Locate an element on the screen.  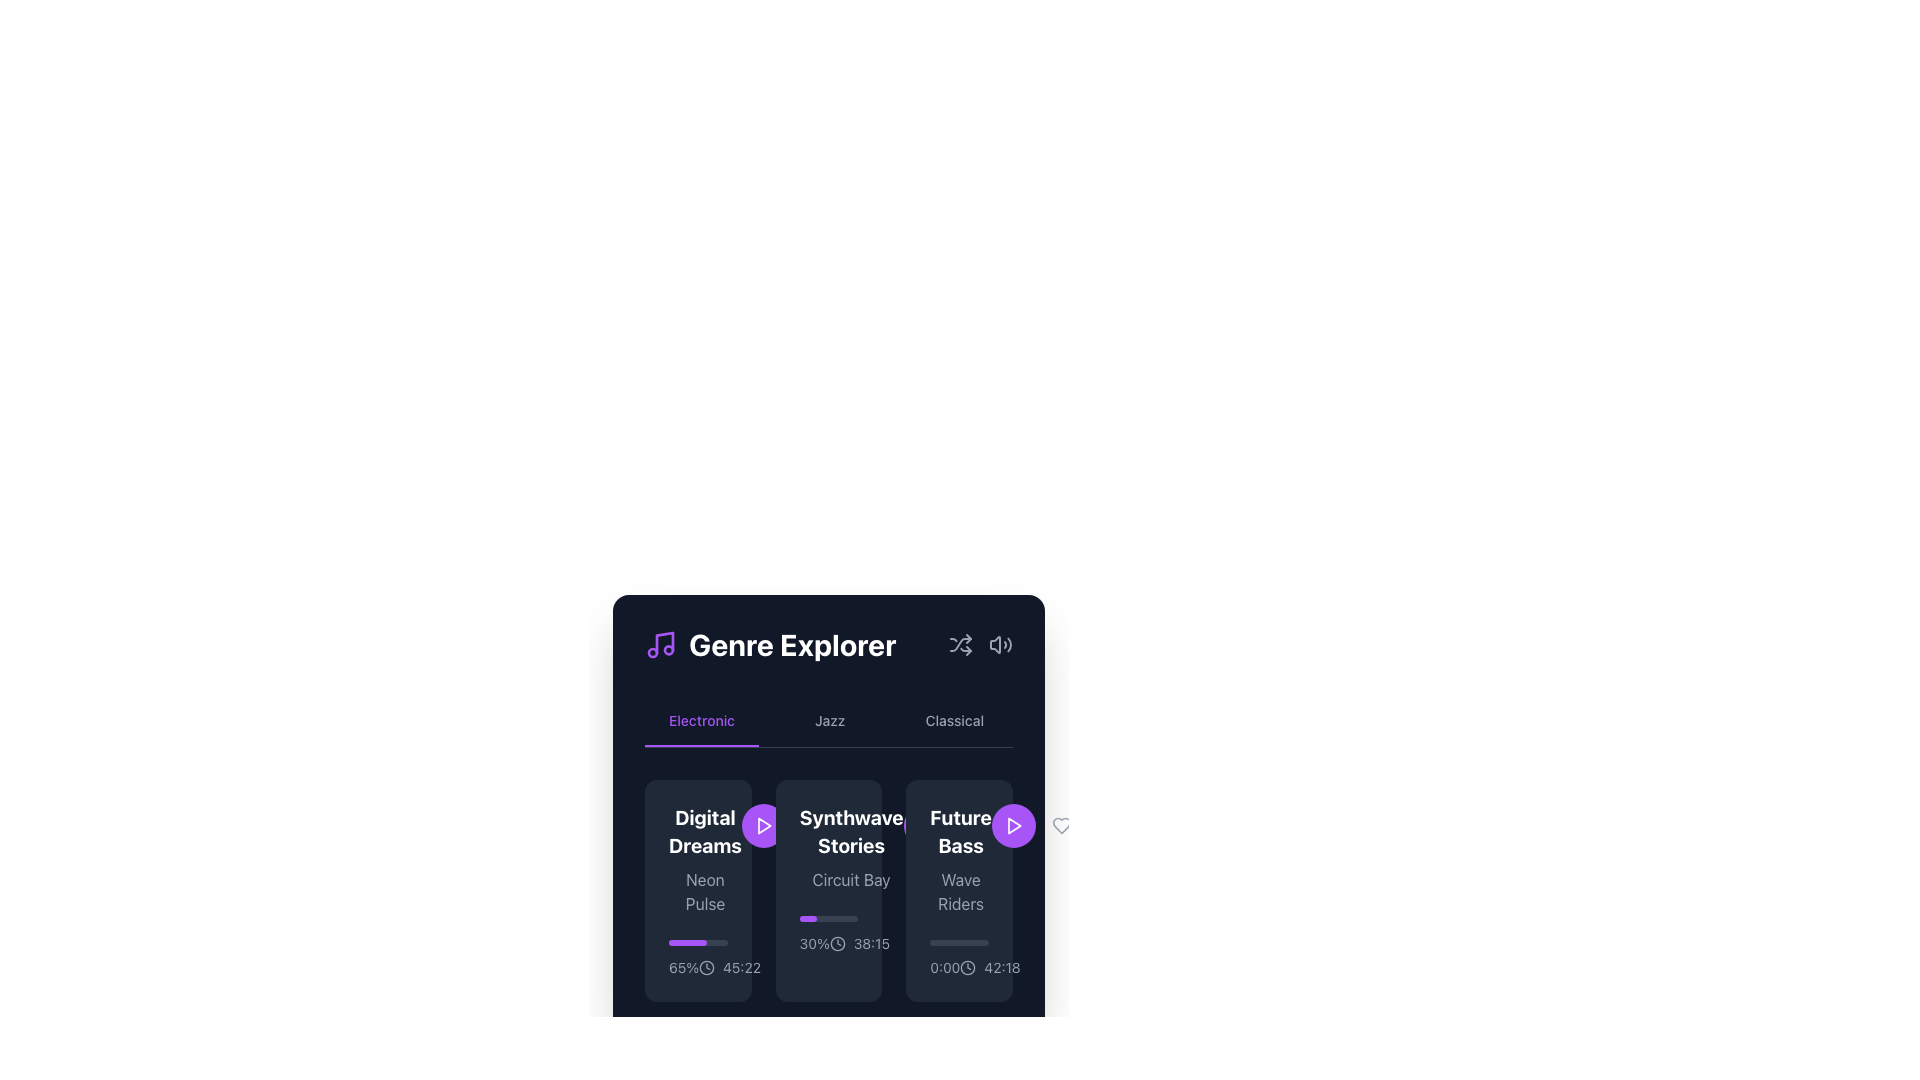
the Icon Button located in the bottom-right quadrant of the interface is located at coordinates (1009, 825).